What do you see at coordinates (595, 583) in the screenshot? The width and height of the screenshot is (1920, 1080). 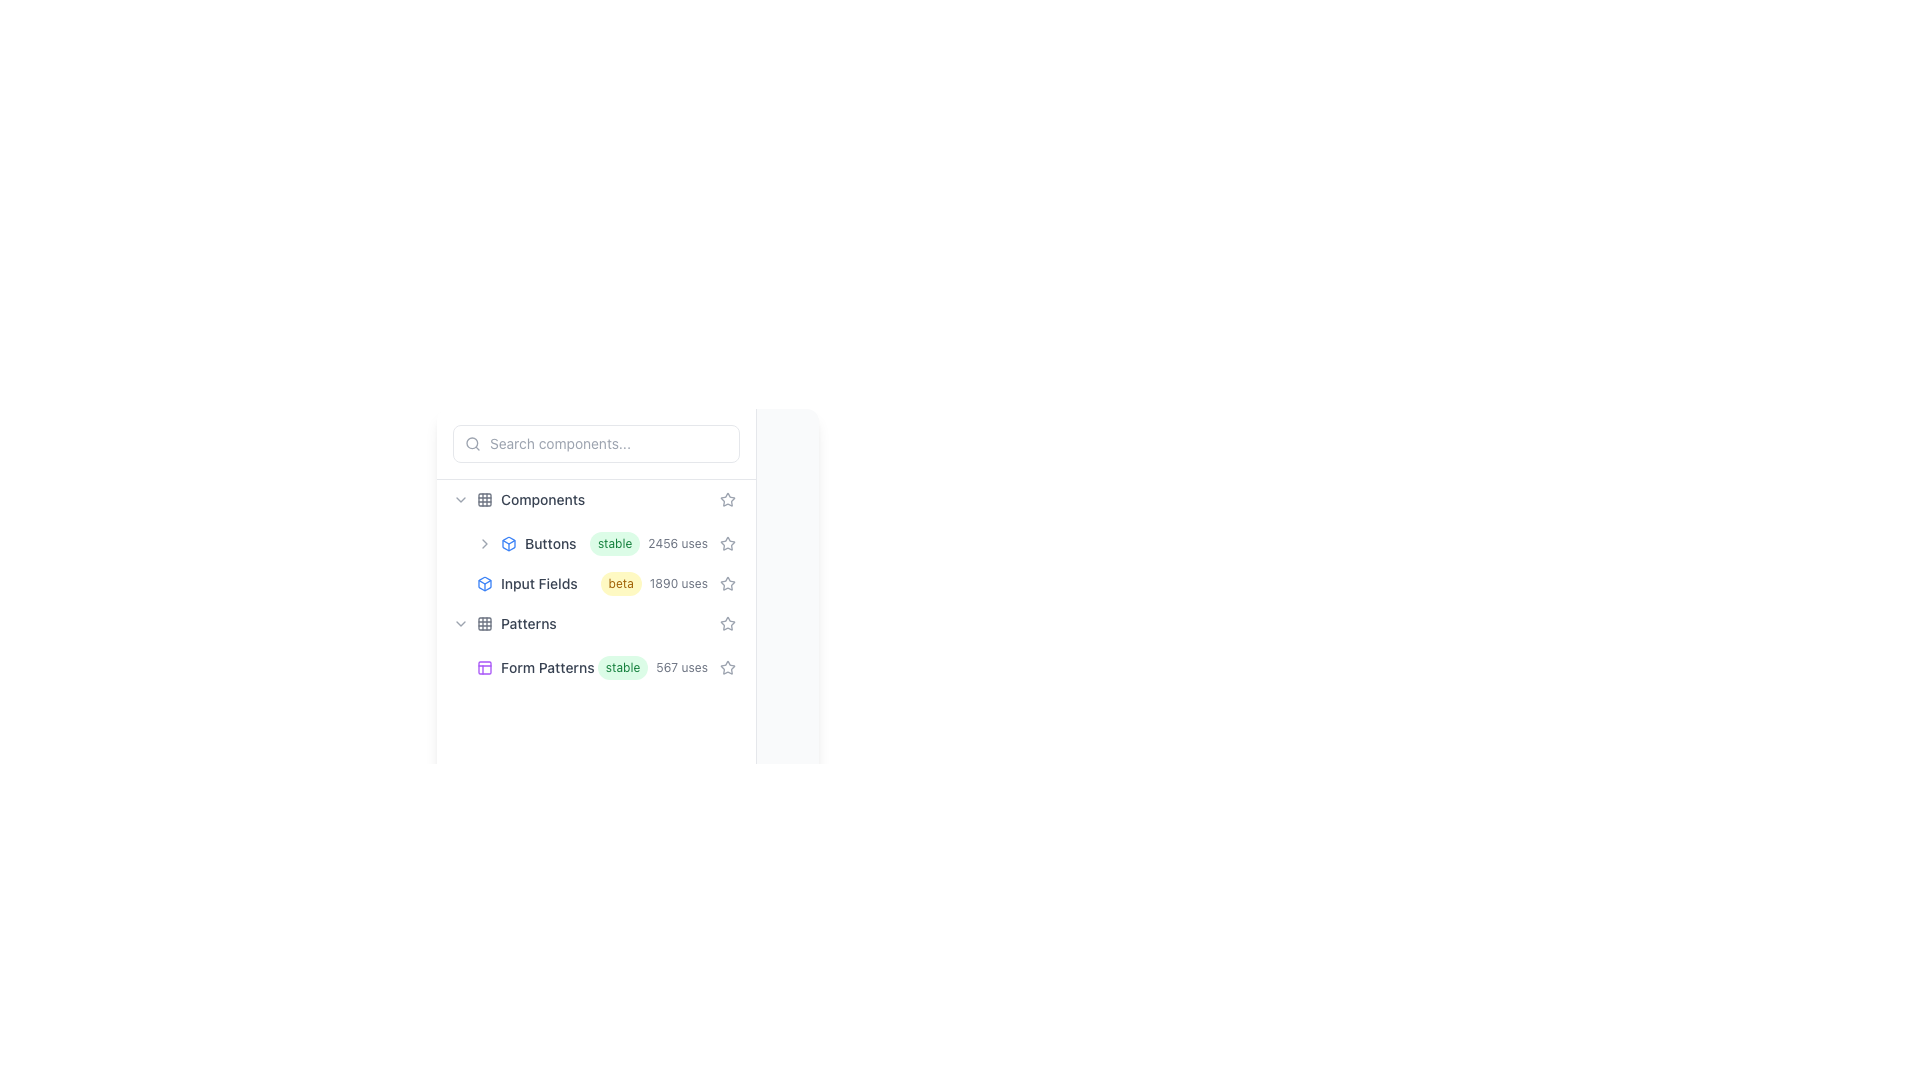 I see `the badge in the second row of the list item that describes the 'Input Fields' component to read its content` at bounding box center [595, 583].